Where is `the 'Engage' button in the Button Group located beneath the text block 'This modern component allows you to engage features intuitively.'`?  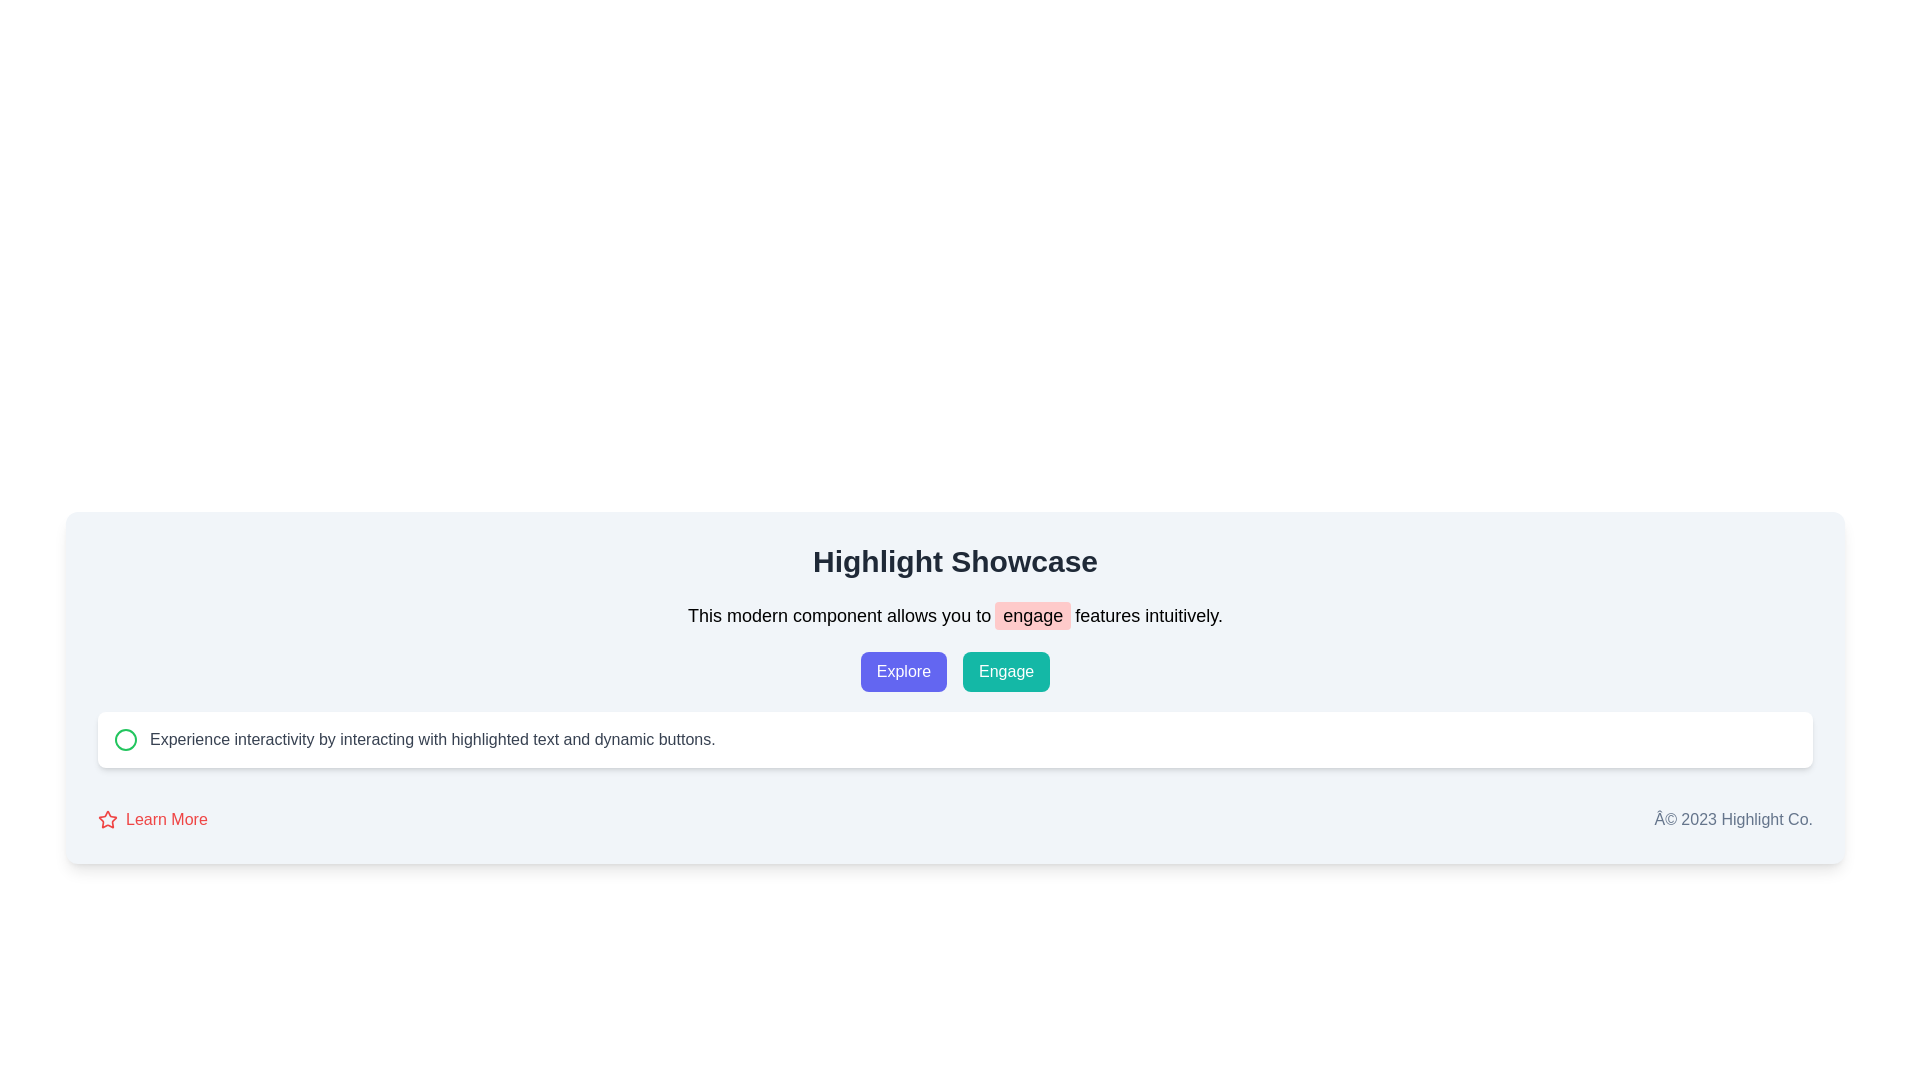
the 'Engage' button in the Button Group located beneath the text block 'This modern component allows you to engage features intuitively.' is located at coordinates (954, 671).